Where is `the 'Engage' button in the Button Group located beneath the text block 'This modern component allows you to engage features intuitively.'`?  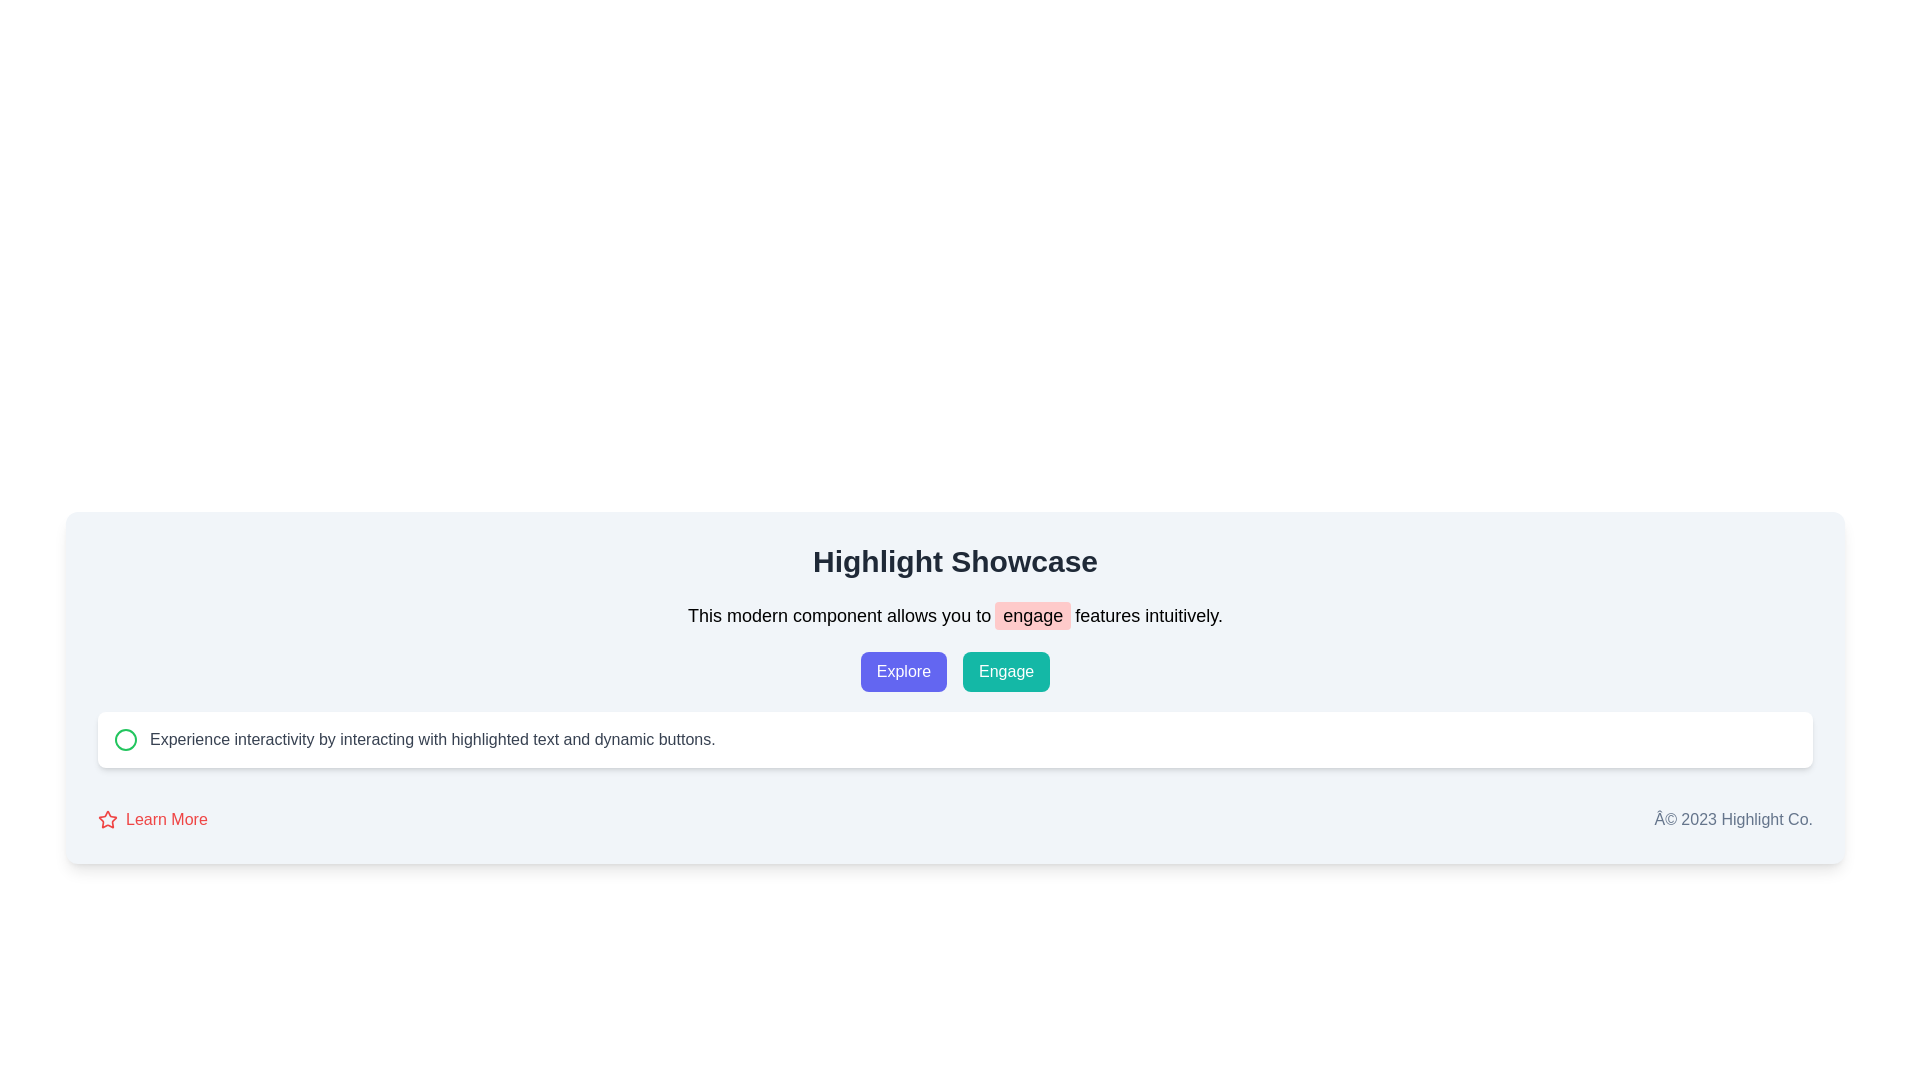
the 'Engage' button in the Button Group located beneath the text block 'This modern component allows you to engage features intuitively.' is located at coordinates (954, 671).